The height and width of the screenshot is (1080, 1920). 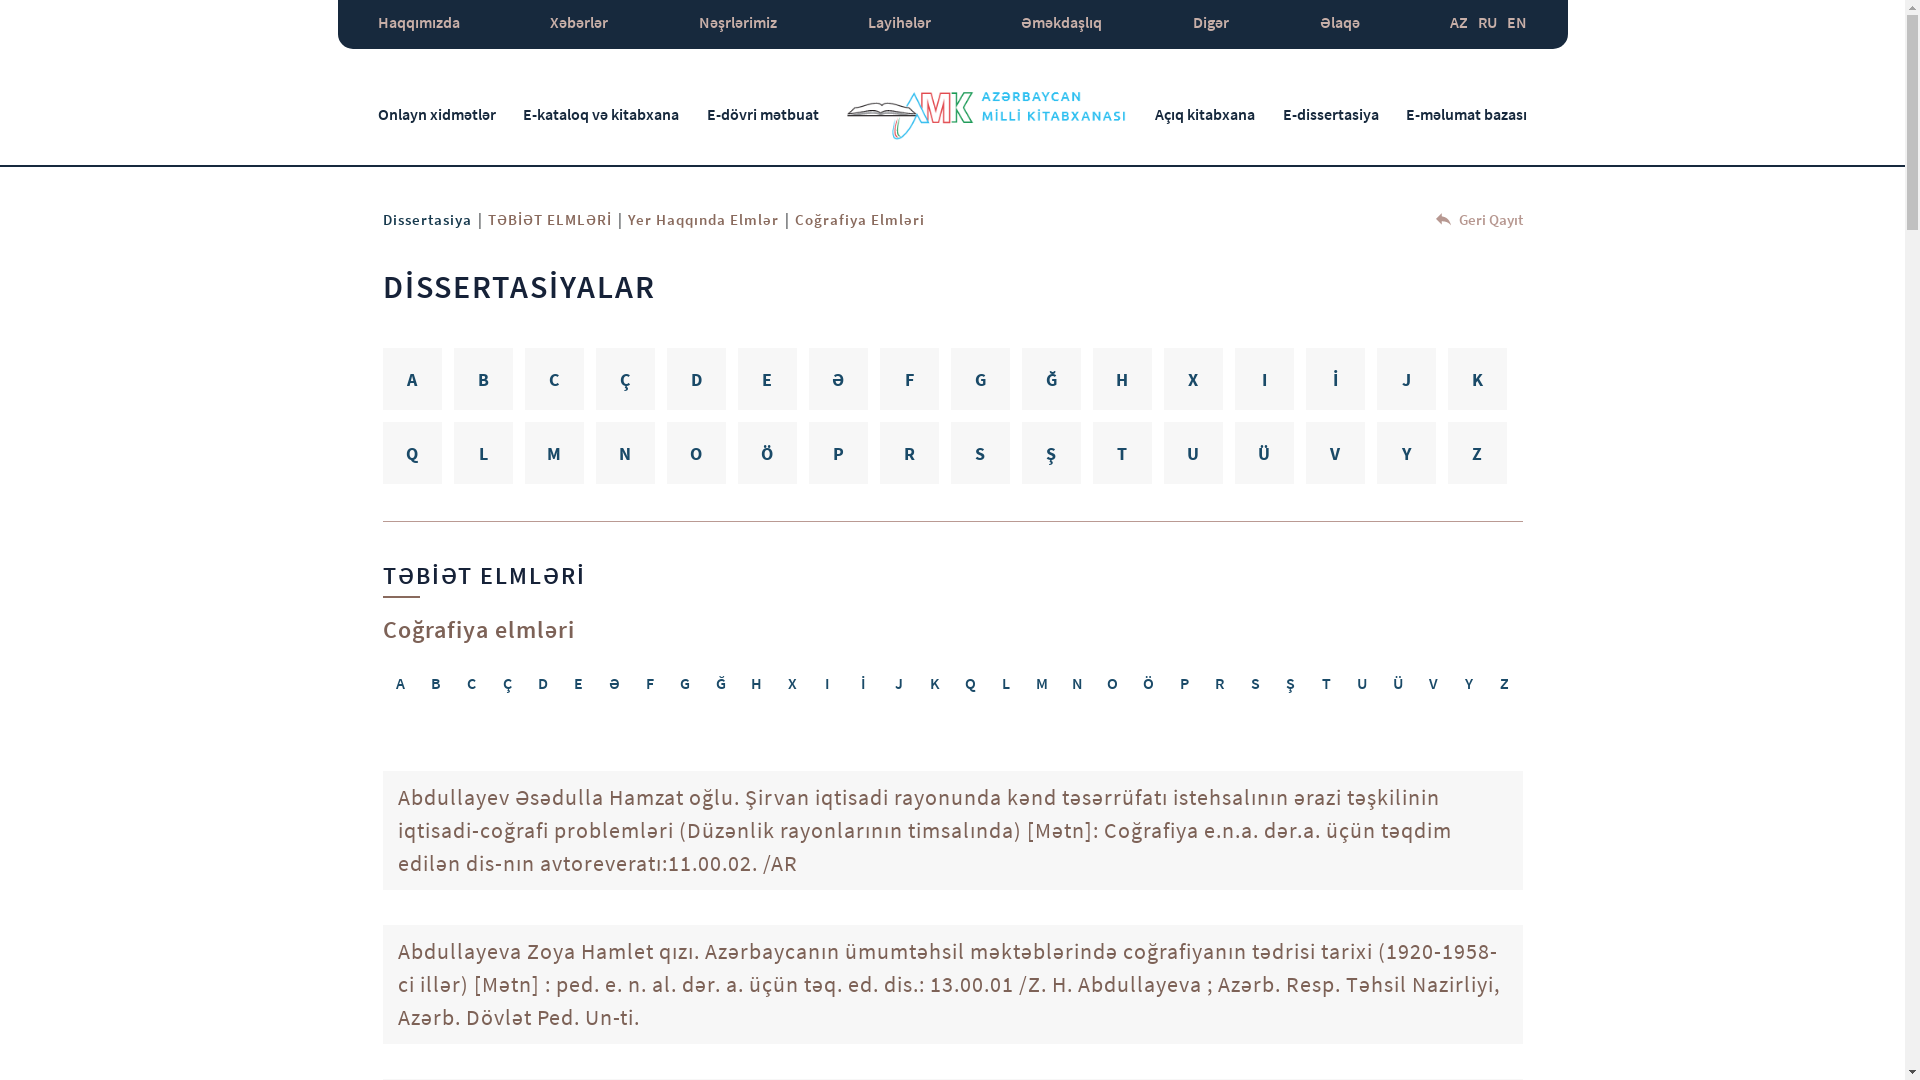 What do you see at coordinates (410, 378) in the screenshot?
I see `'A'` at bounding box center [410, 378].